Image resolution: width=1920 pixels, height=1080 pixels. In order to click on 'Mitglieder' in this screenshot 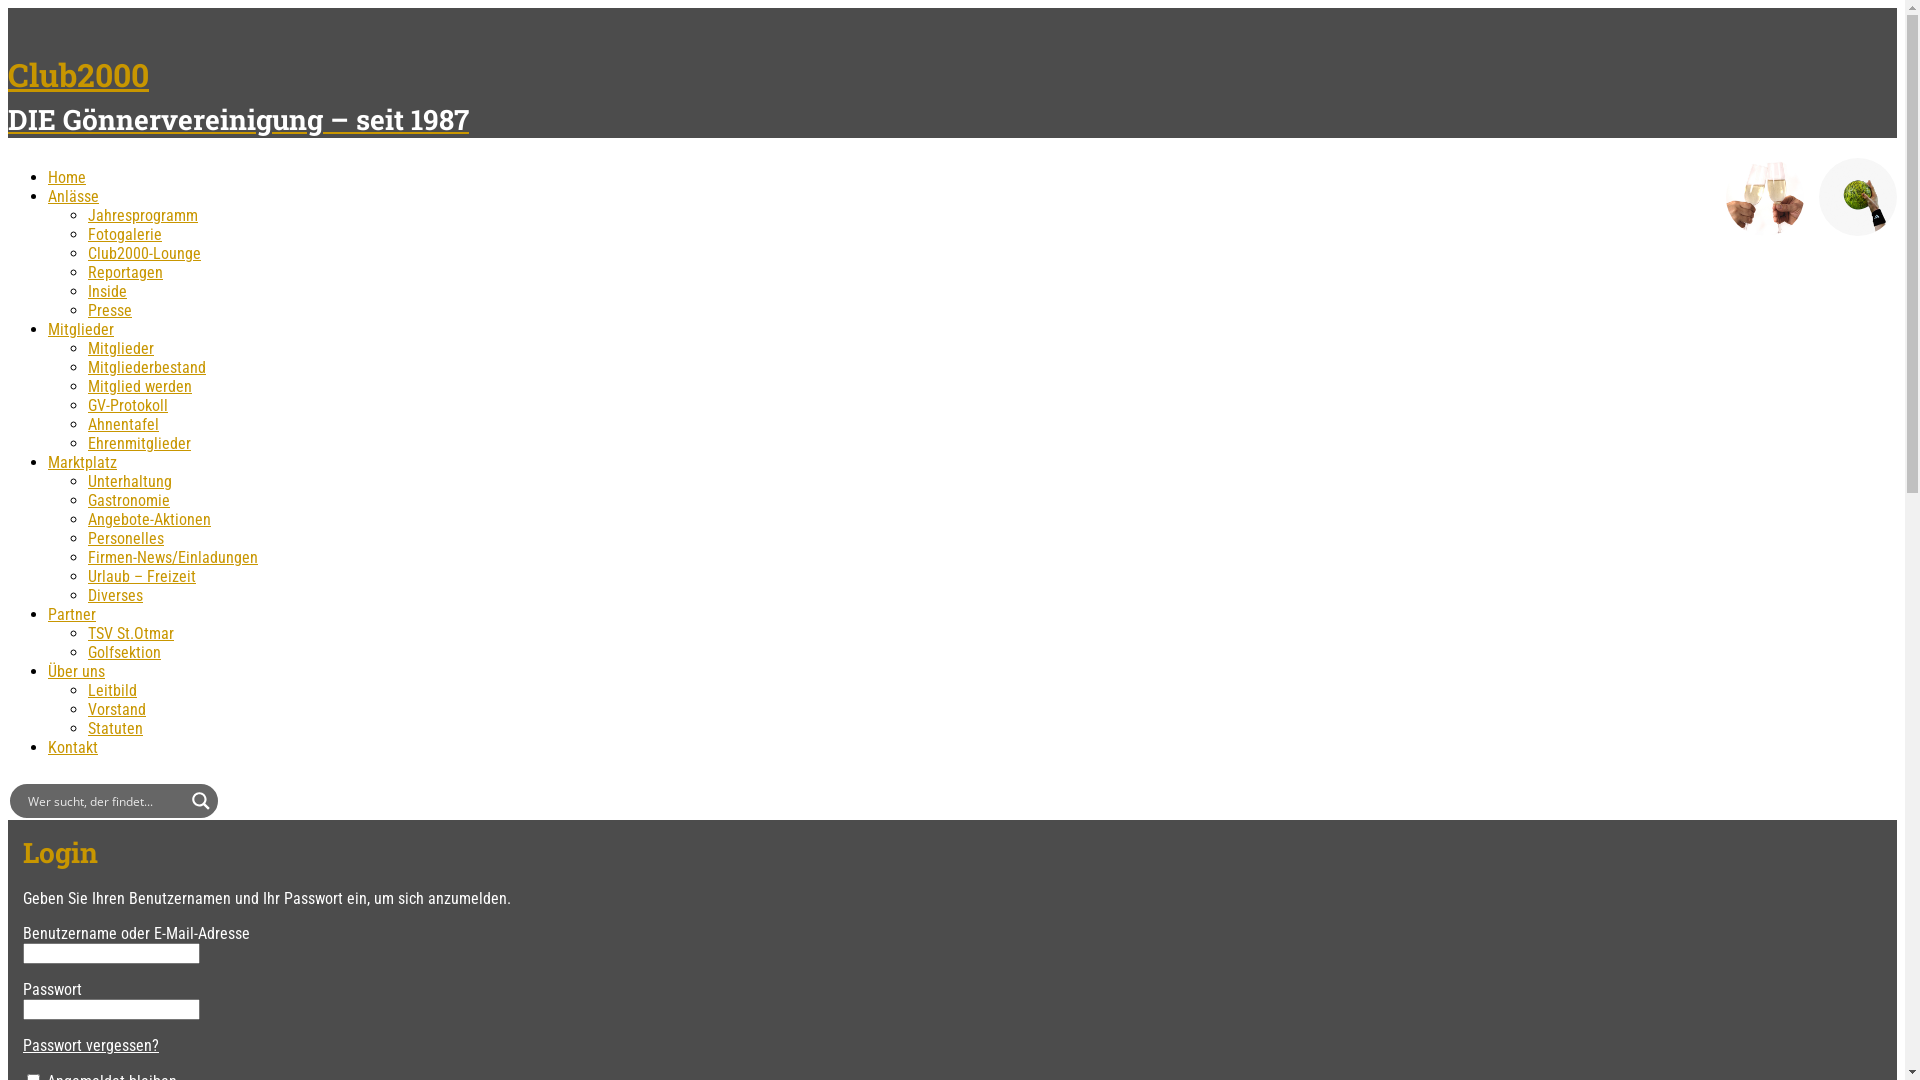, I will do `click(119, 347)`.